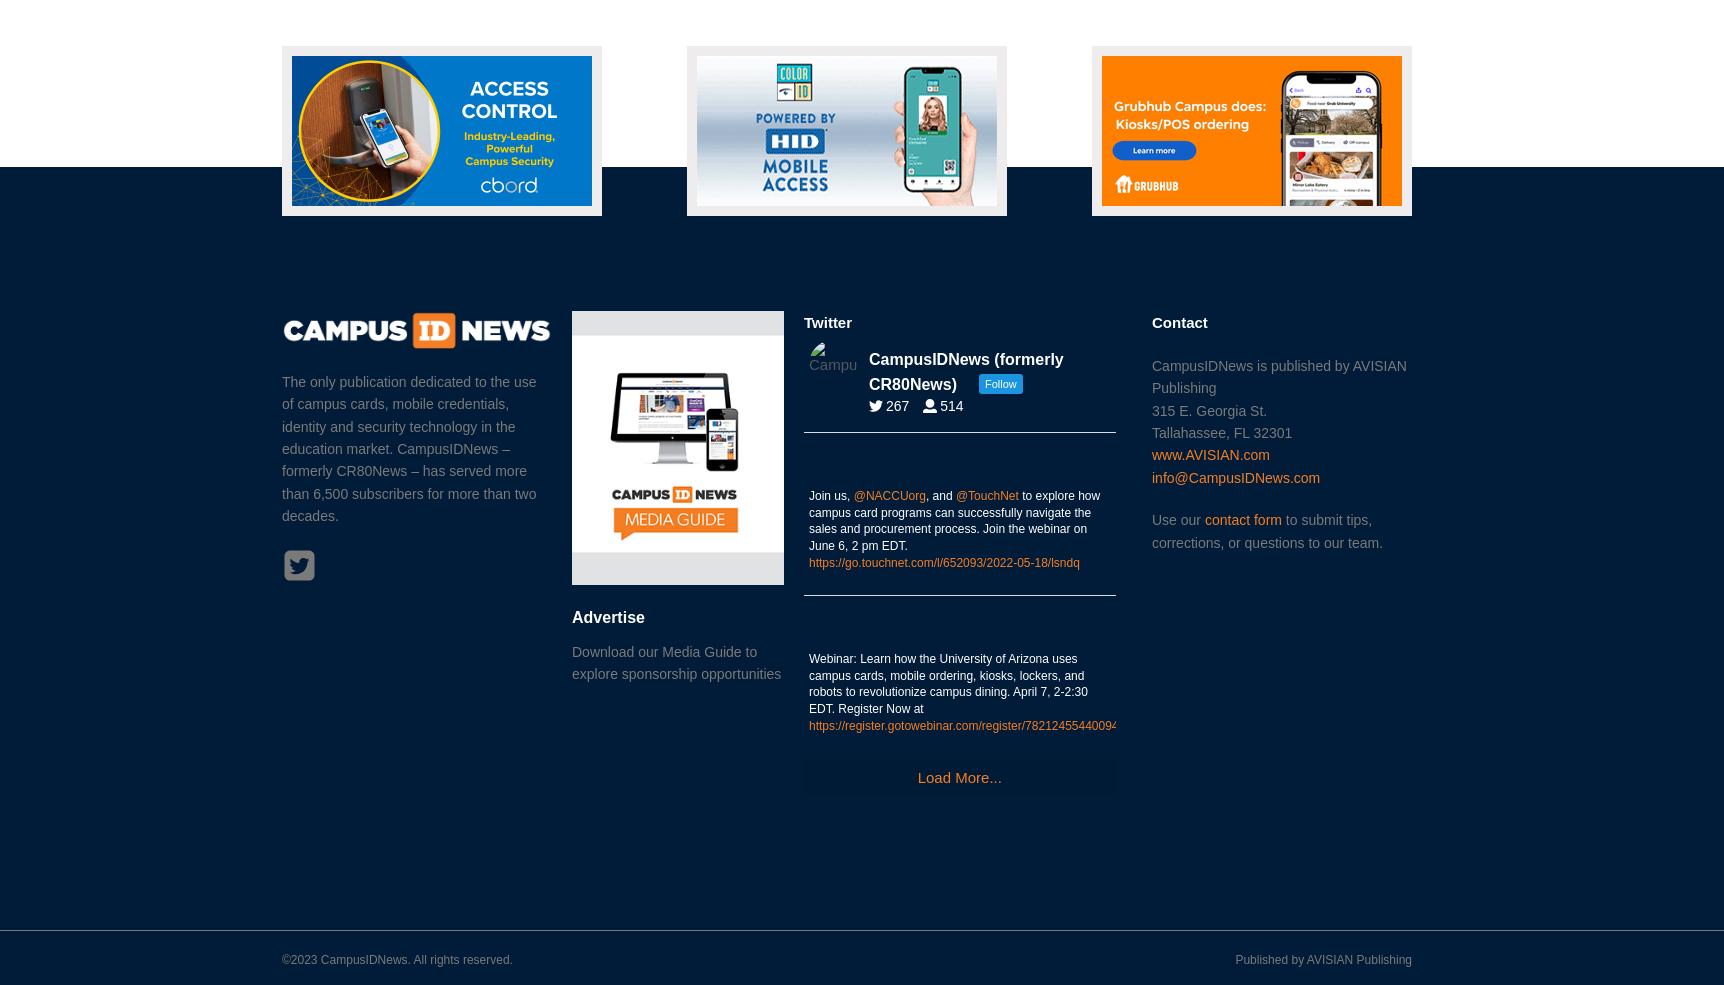 Image resolution: width=1724 pixels, height=985 pixels. What do you see at coordinates (1234, 476) in the screenshot?
I see `'info@CampusIDNews.com'` at bounding box center [1234, 476].